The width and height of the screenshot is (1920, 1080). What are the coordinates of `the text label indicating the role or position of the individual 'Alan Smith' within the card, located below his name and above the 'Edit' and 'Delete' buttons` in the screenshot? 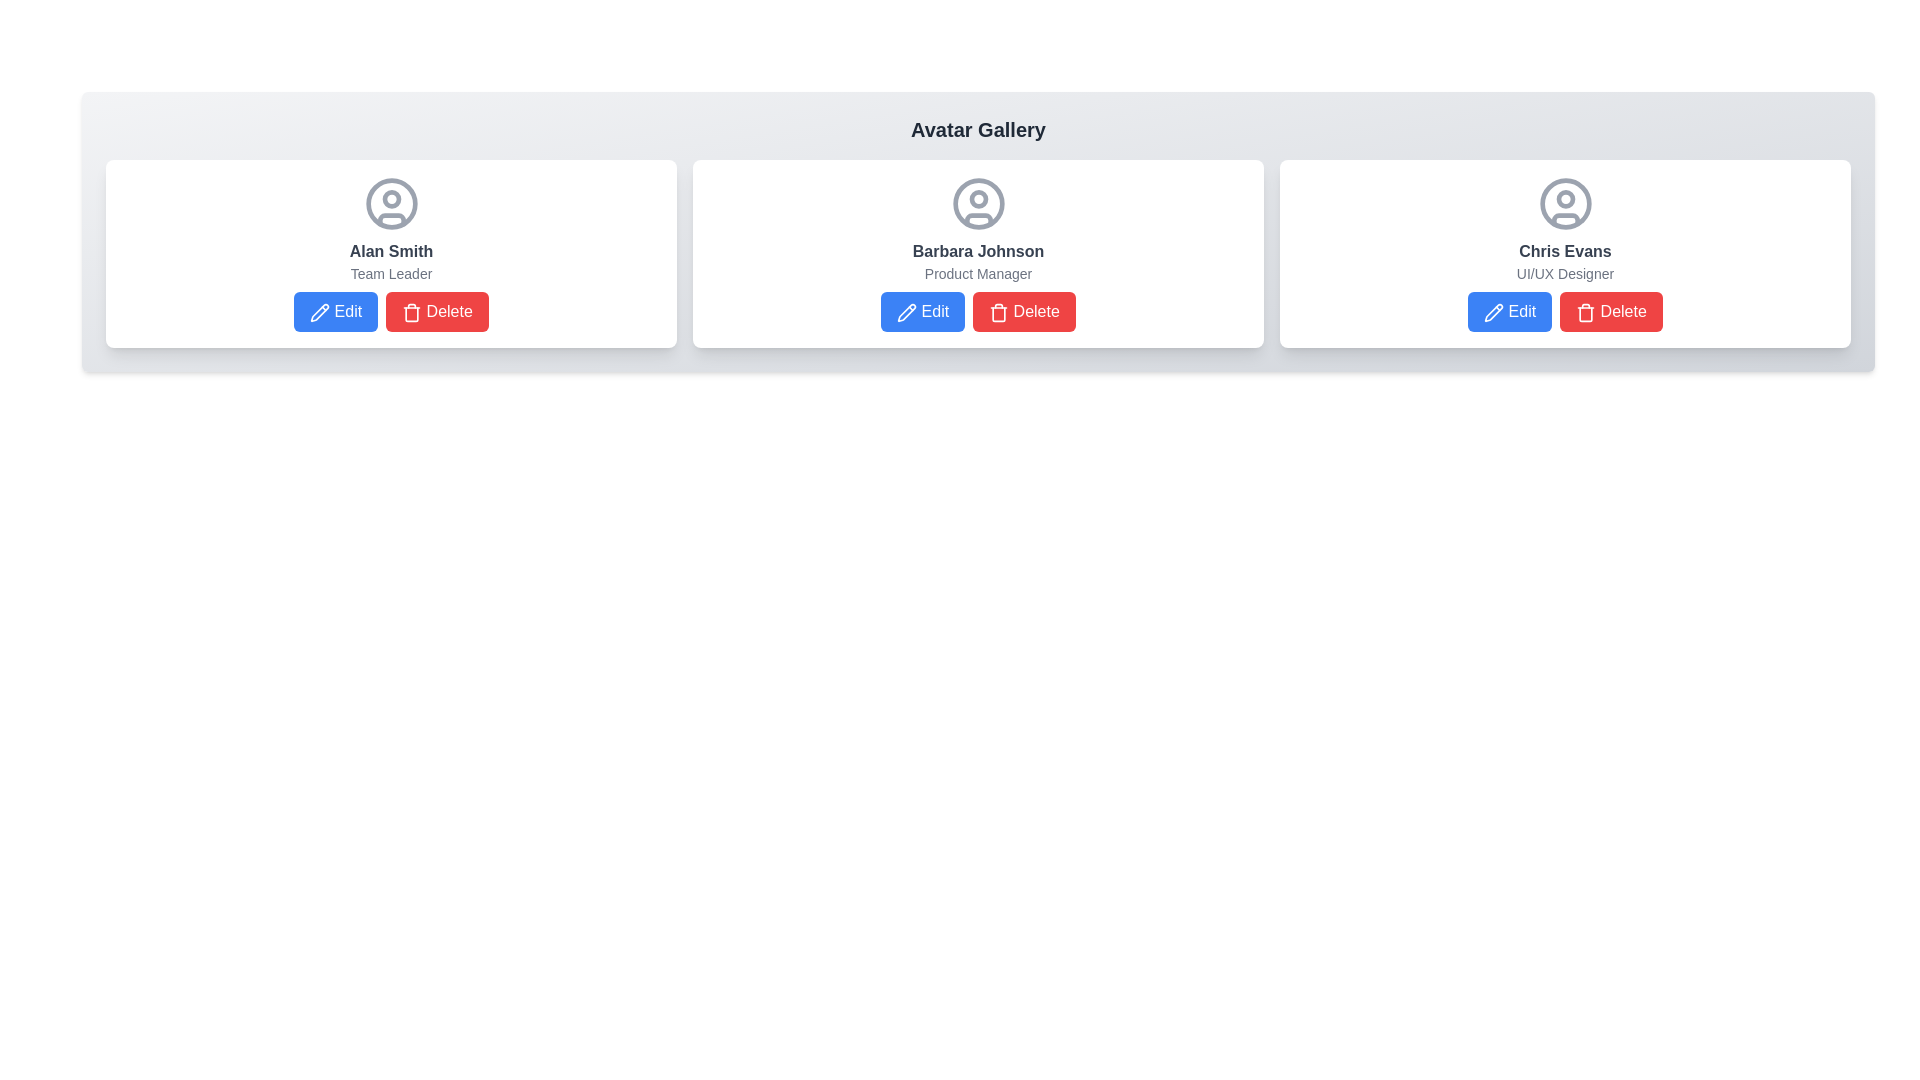 It's located at (391, 273).